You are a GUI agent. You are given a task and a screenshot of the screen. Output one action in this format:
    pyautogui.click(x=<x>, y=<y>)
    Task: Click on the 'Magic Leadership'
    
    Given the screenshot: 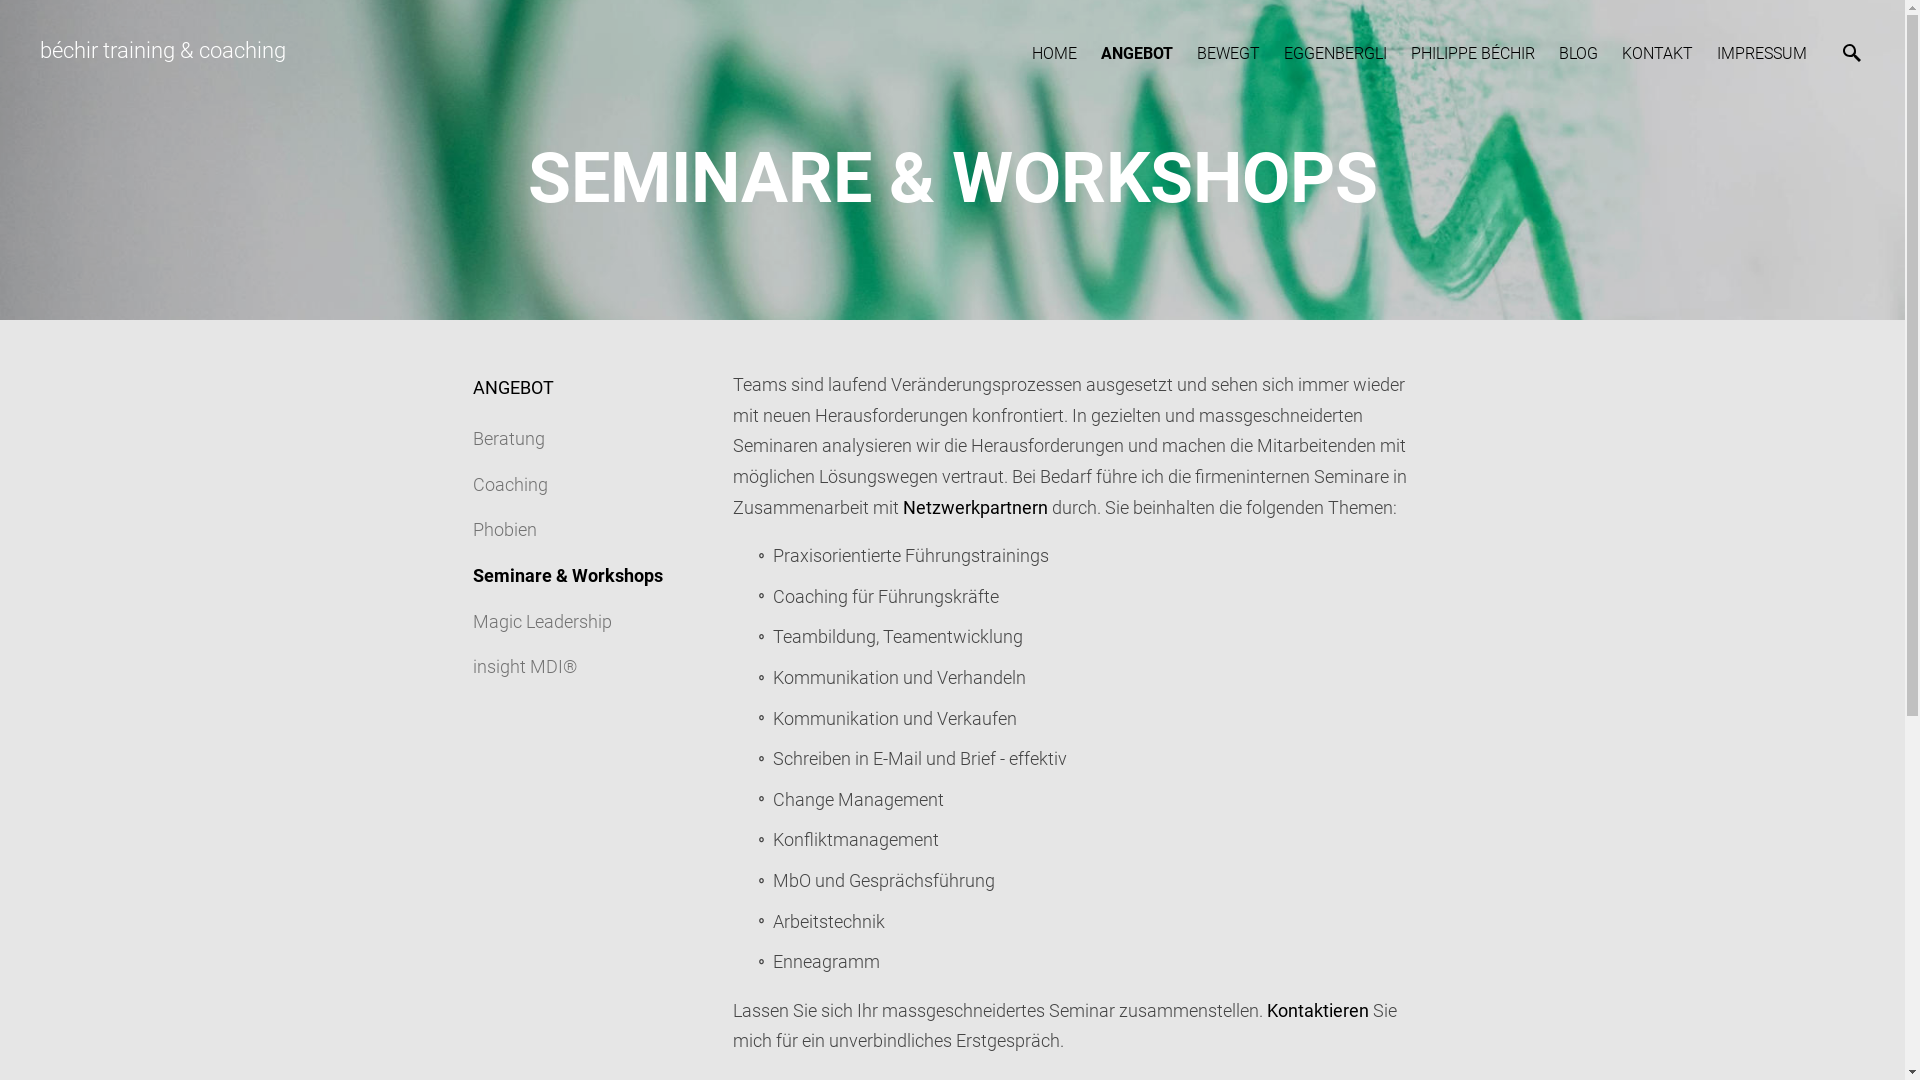 What is the action you would take?
    pyautogui.click(x=541, y=620)
    